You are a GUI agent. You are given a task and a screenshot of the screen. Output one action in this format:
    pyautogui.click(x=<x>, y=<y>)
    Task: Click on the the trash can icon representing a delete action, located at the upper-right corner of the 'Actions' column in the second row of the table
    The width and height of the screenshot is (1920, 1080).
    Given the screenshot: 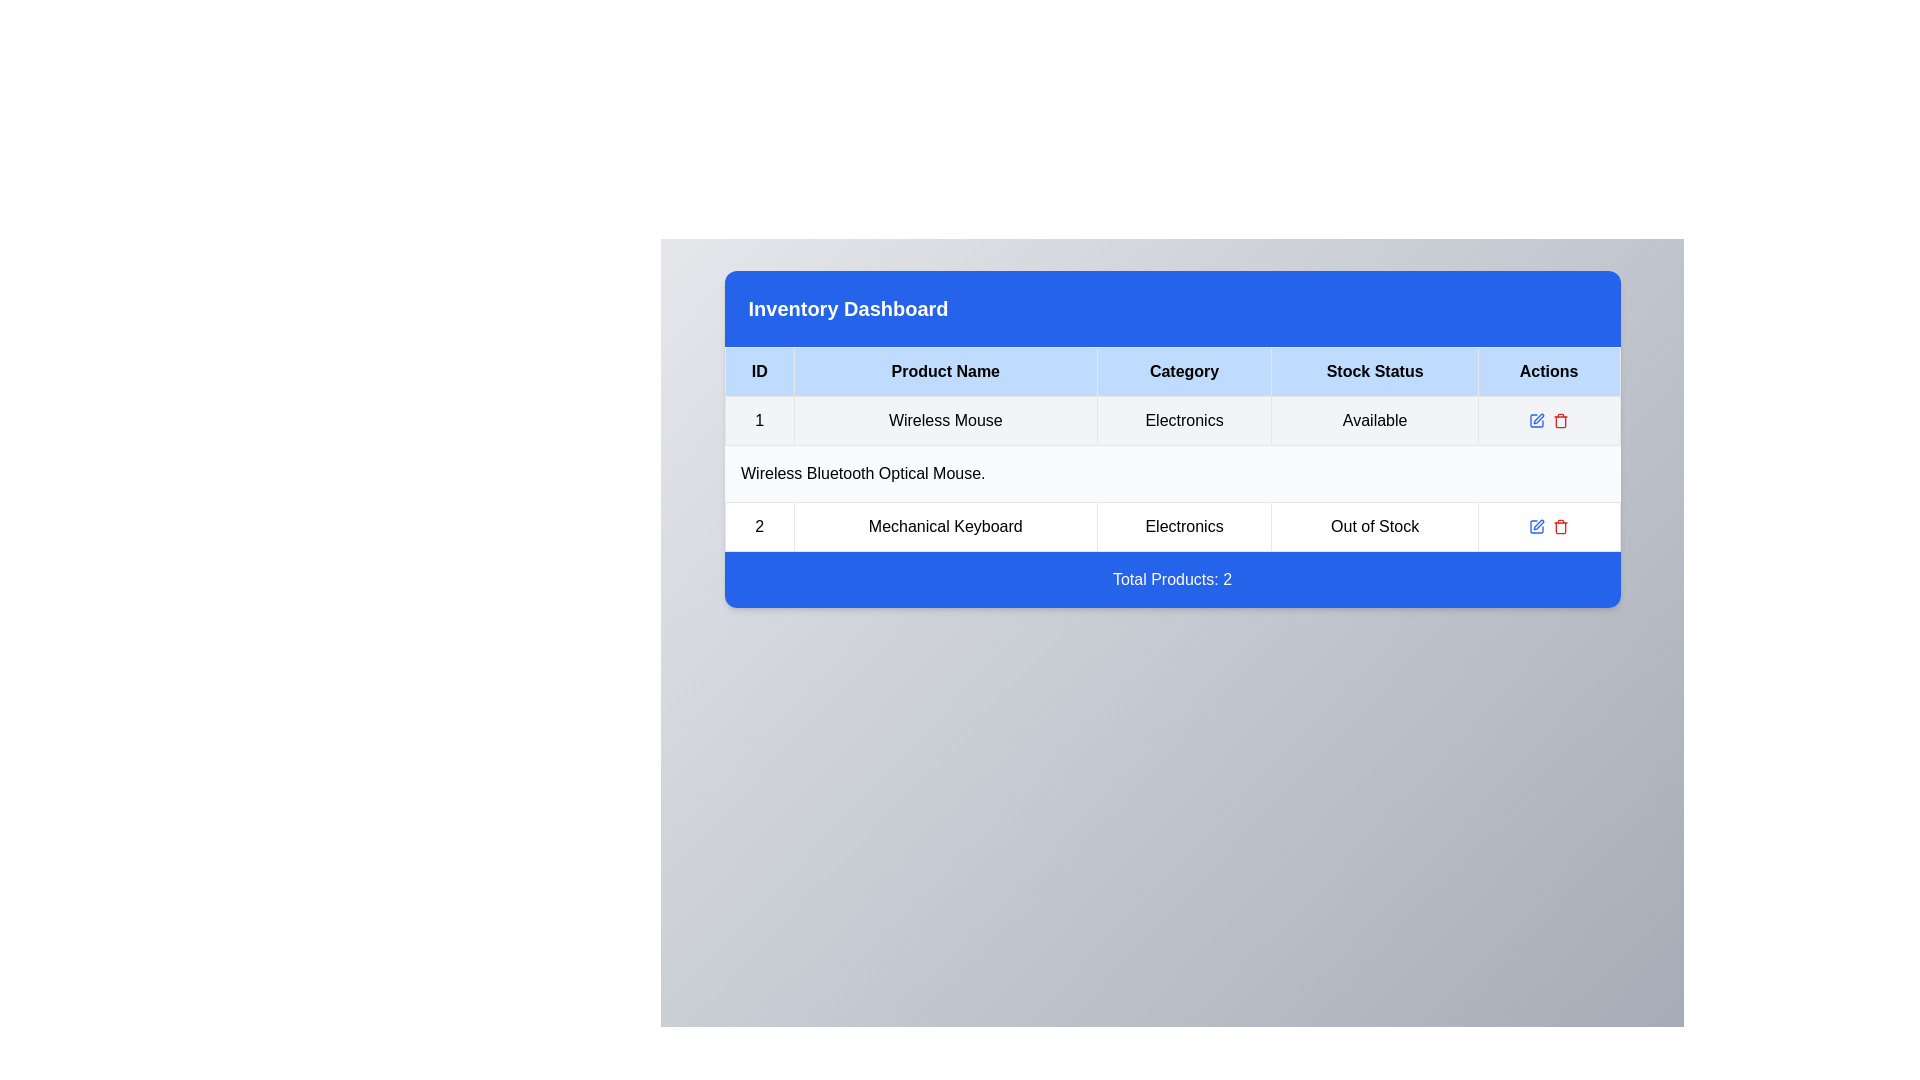 What is the action you would take?
    pyautogui.click(x=1560, y=527)
    